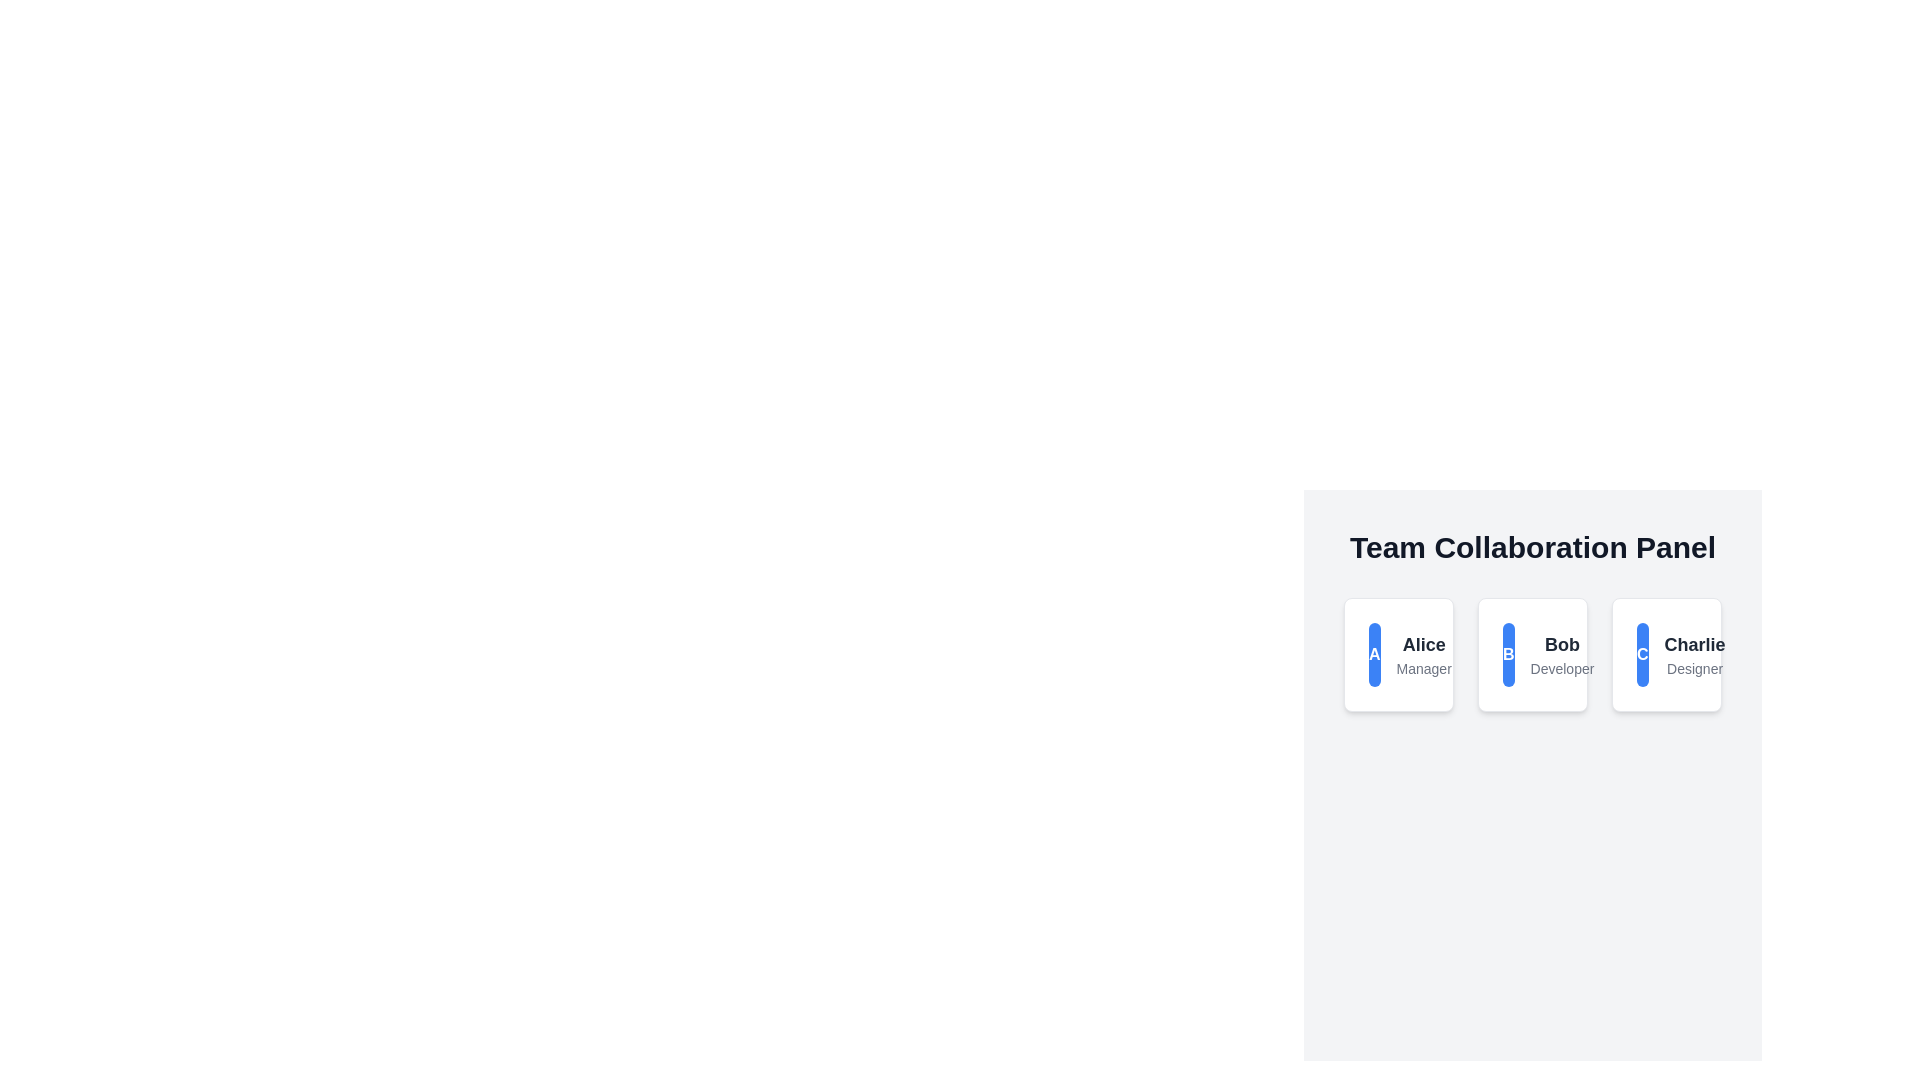 This screenshot has height=1080, width=1920. What do you see at coordinates (1531, 655) in the screenshot?
I see `the second card representing team member 'Bob - Developer' in the 'Team Collaboration Panel'` at bounding box center [1531, 655].